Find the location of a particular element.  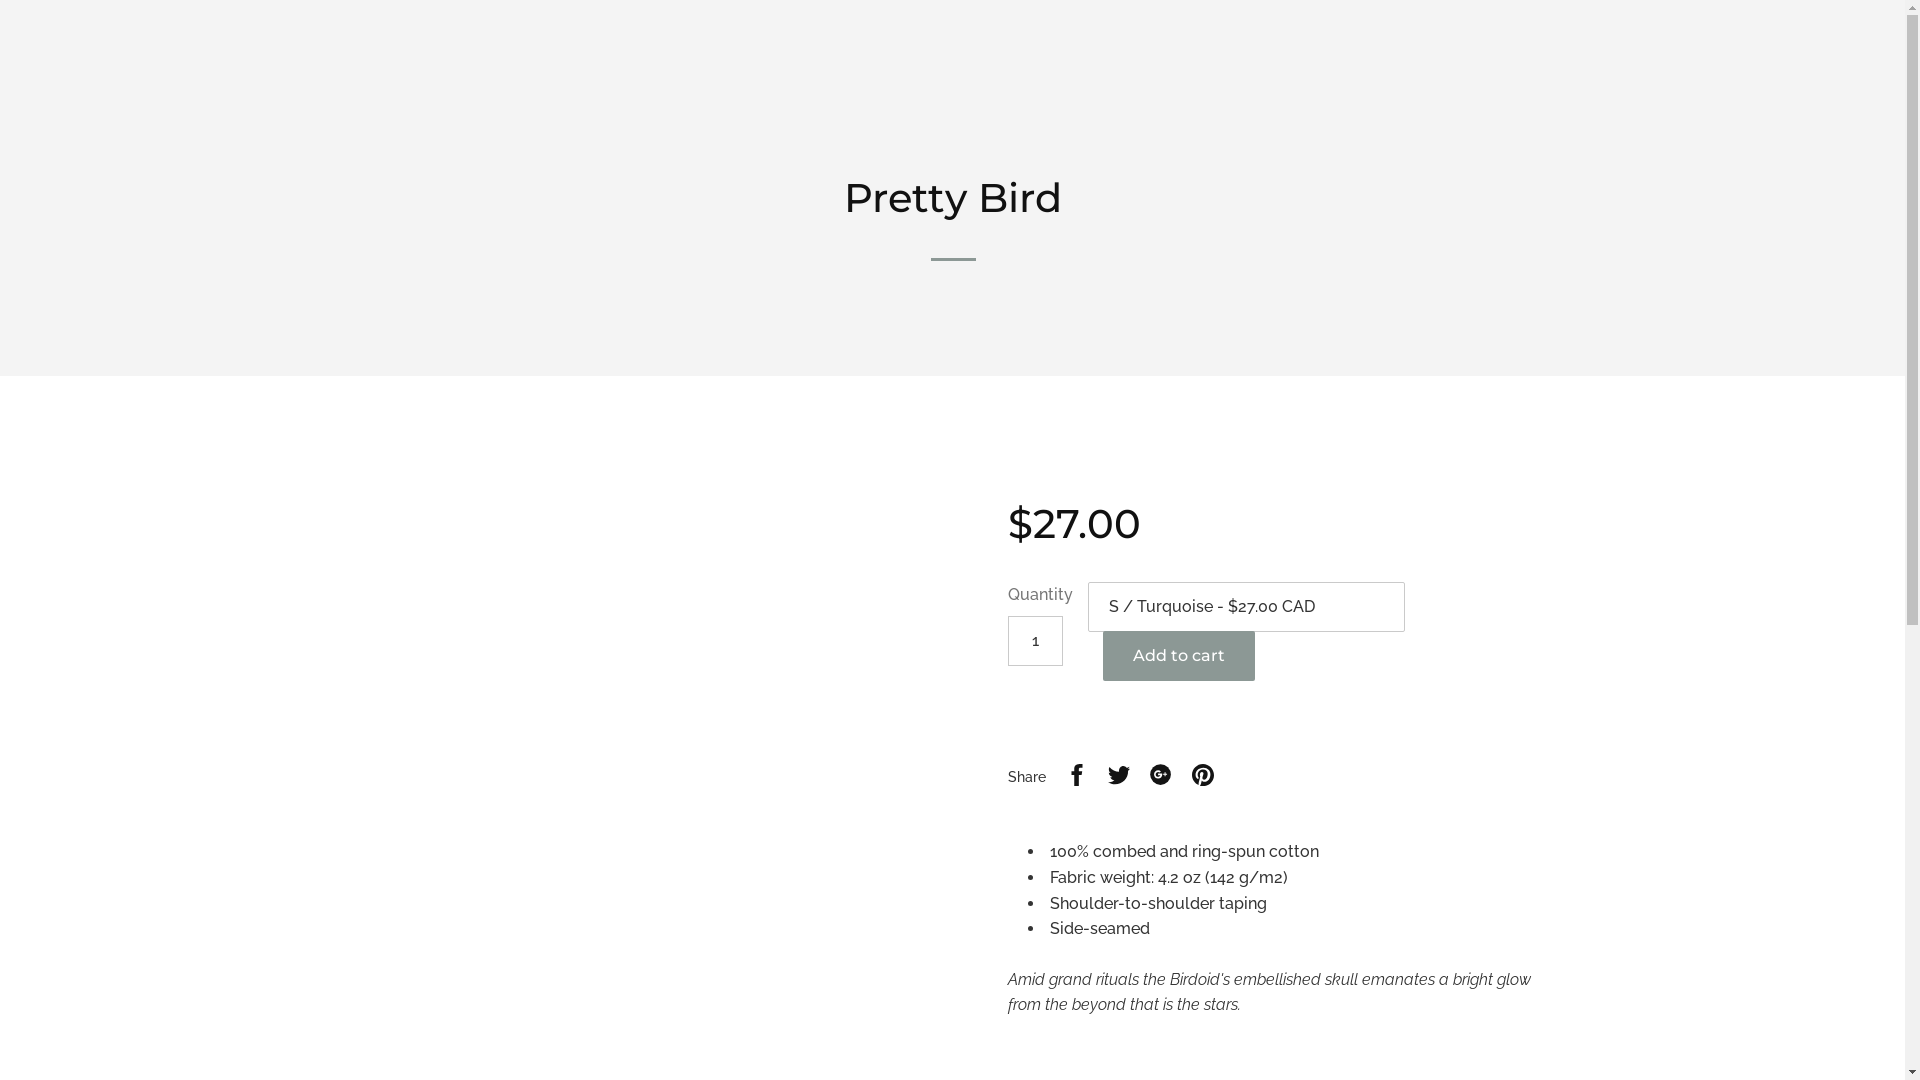

'Share on Google' is located at coordinates (1161, 777).